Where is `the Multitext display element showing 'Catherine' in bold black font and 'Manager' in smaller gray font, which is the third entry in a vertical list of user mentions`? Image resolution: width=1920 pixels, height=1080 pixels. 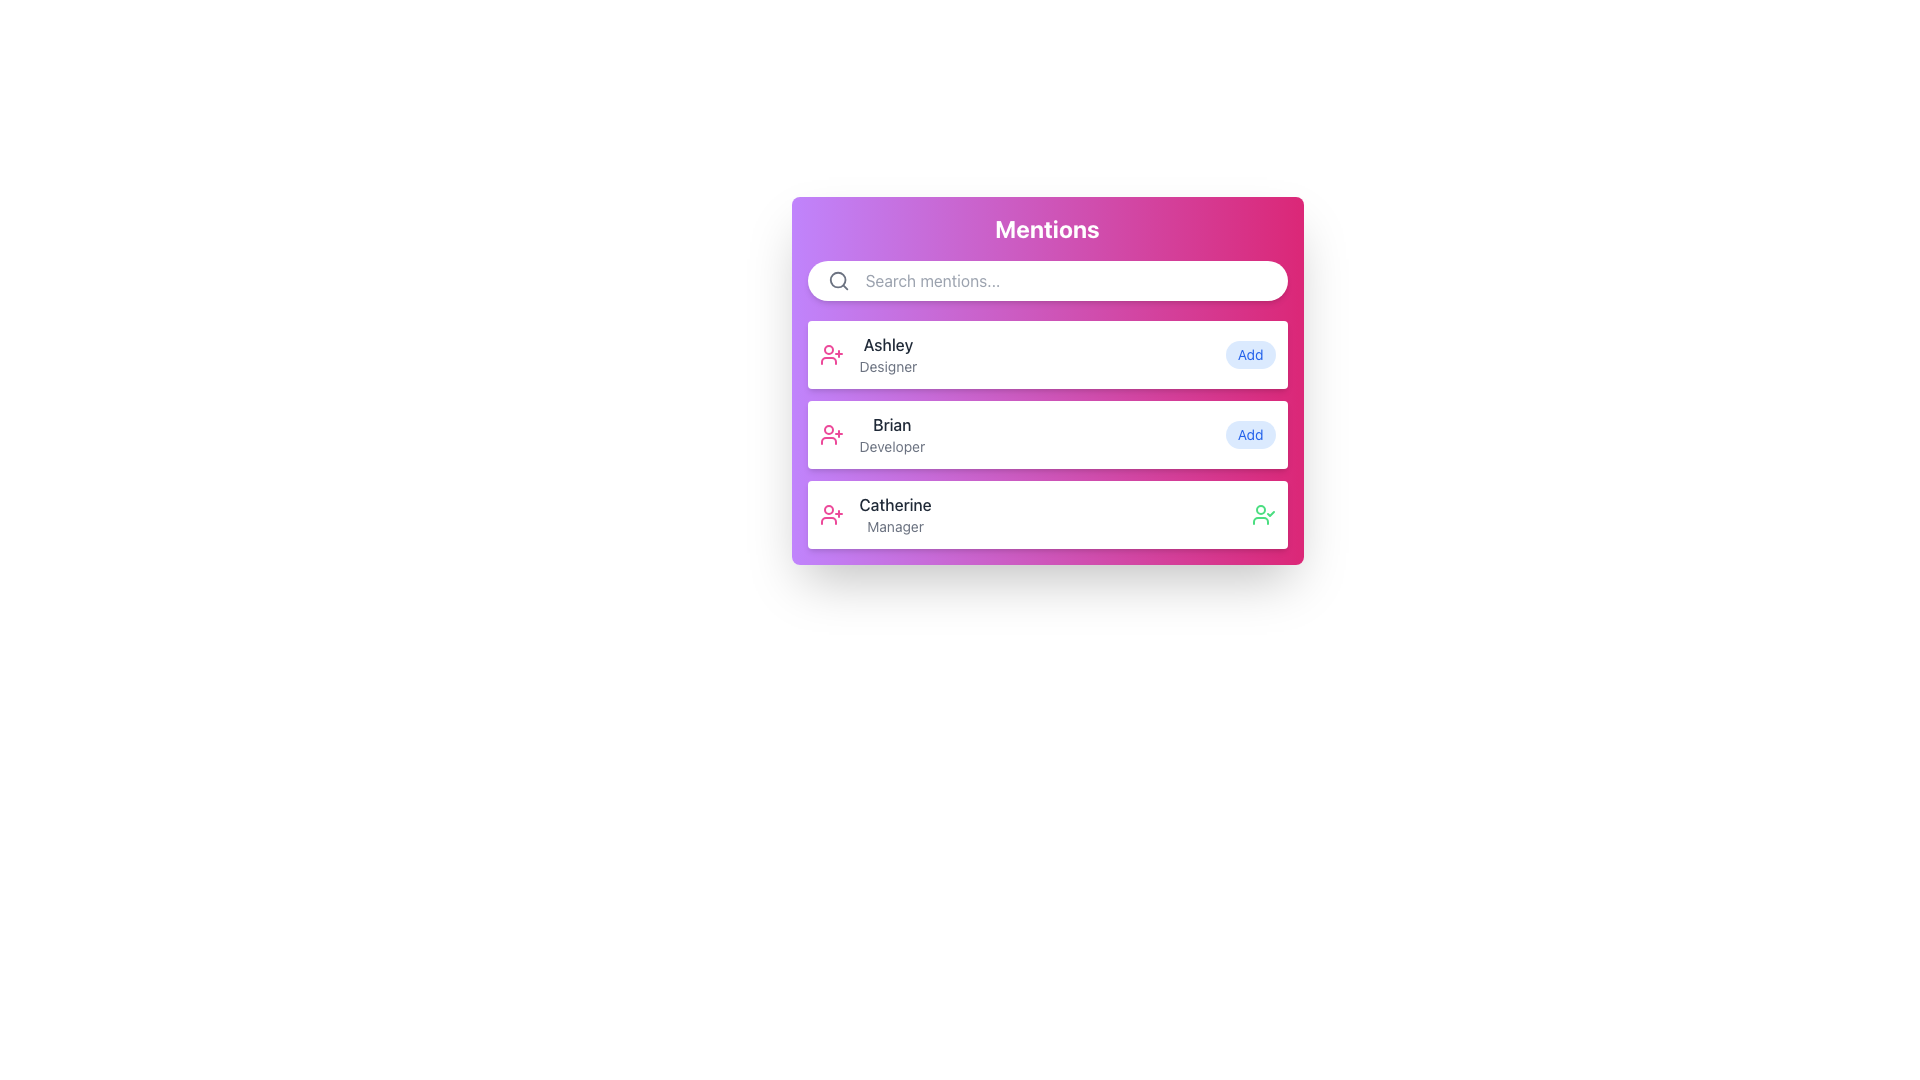
the Multitext display element showing 'Catherine' in bold black font and 'Manager' in smaller gray font, which is the third entry in a vertical list of user mentions is located at coordinates (894, 514).